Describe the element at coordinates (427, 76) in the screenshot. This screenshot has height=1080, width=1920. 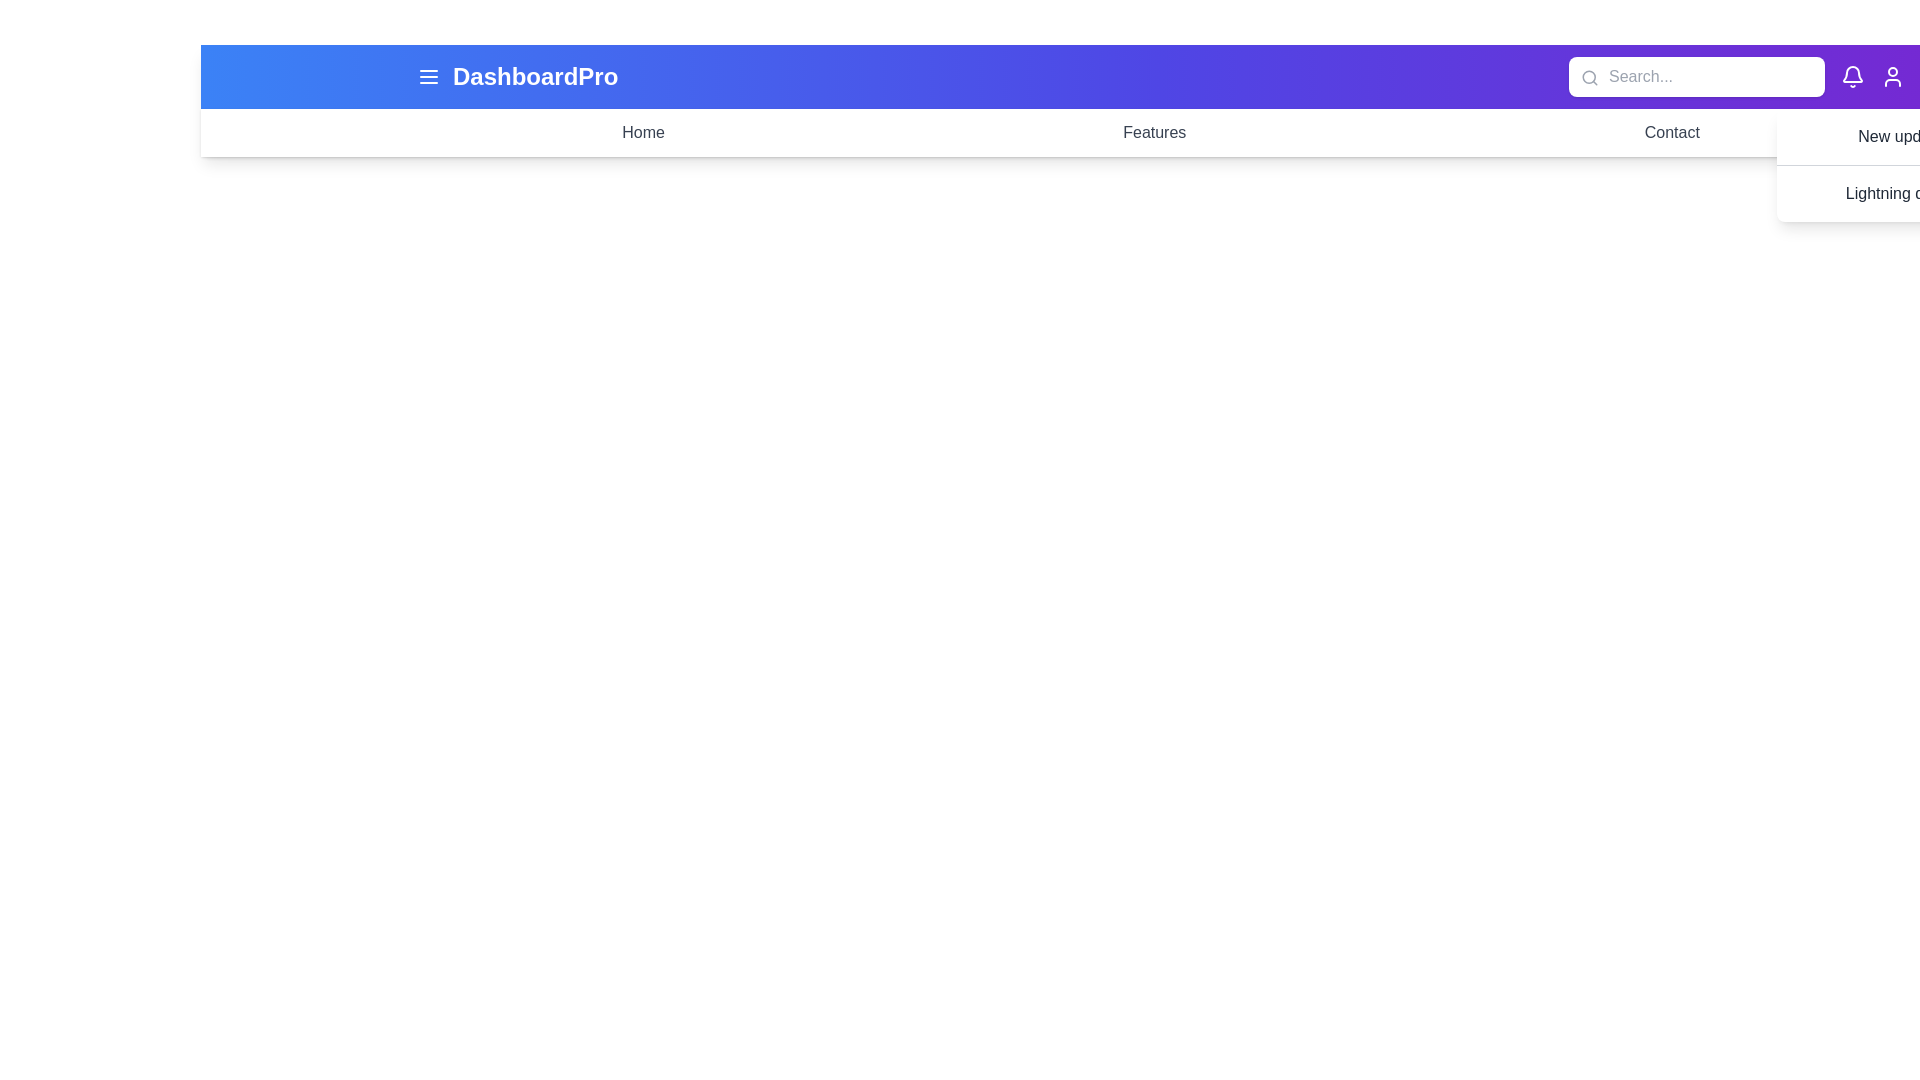
I see `the menu icon to toggle the side menu visibility` at that location.